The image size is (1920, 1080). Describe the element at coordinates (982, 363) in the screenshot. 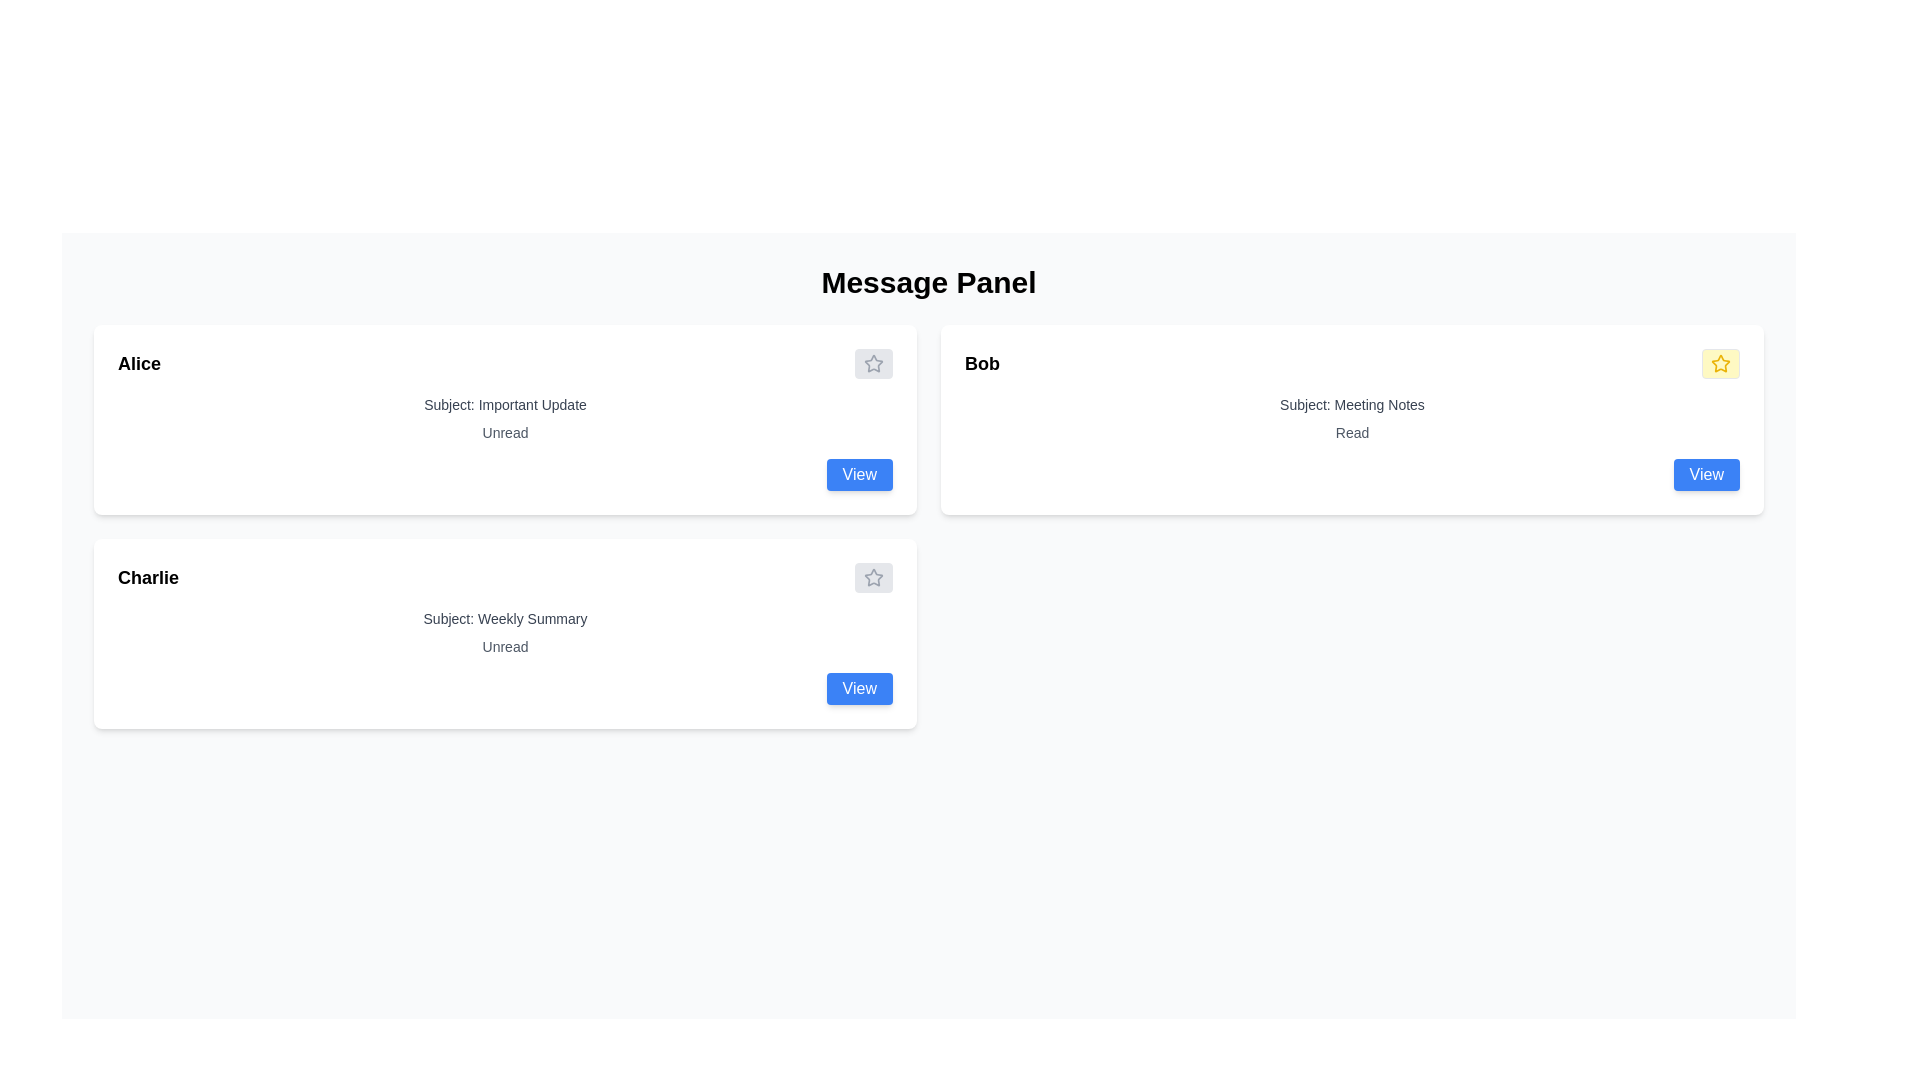

I see `the text label in the top-right card that serves as a title or identifier for the associated card` at that location.